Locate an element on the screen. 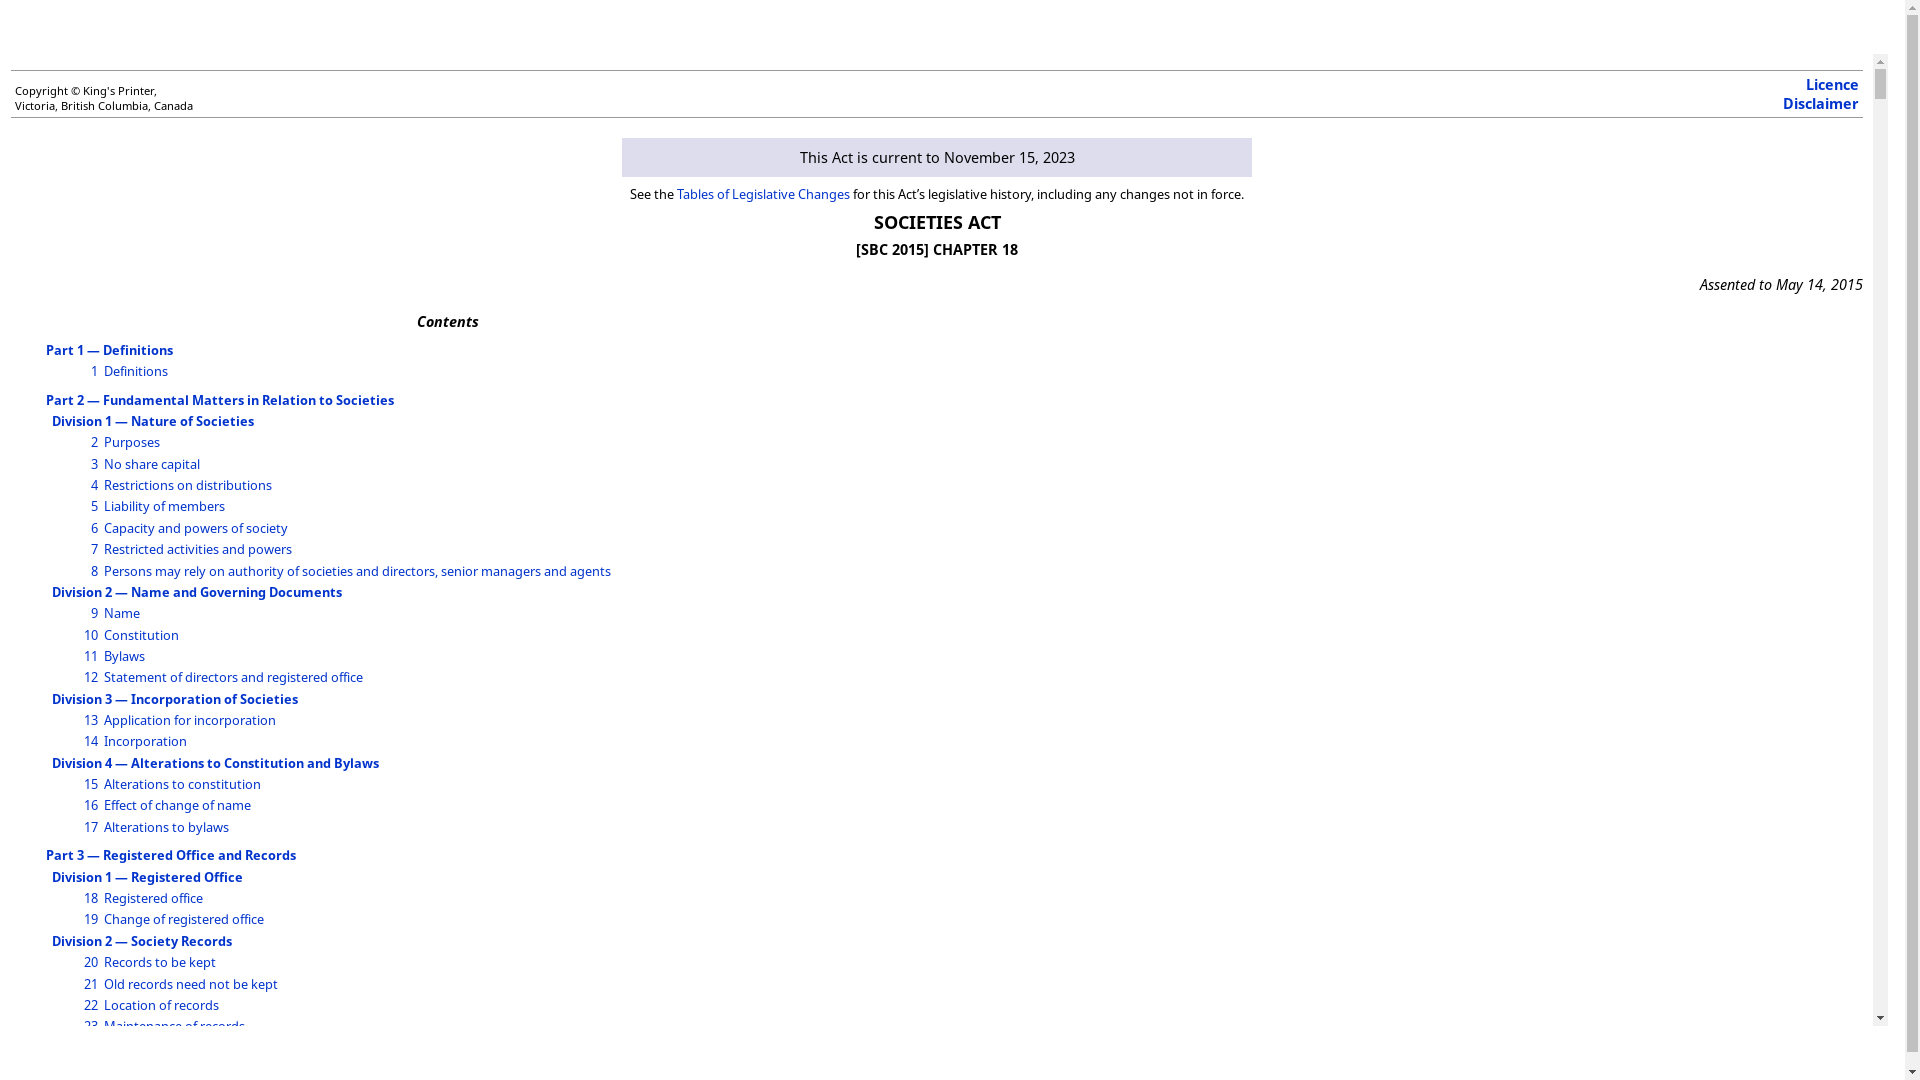  '3' is located at coordinates (93, 463).